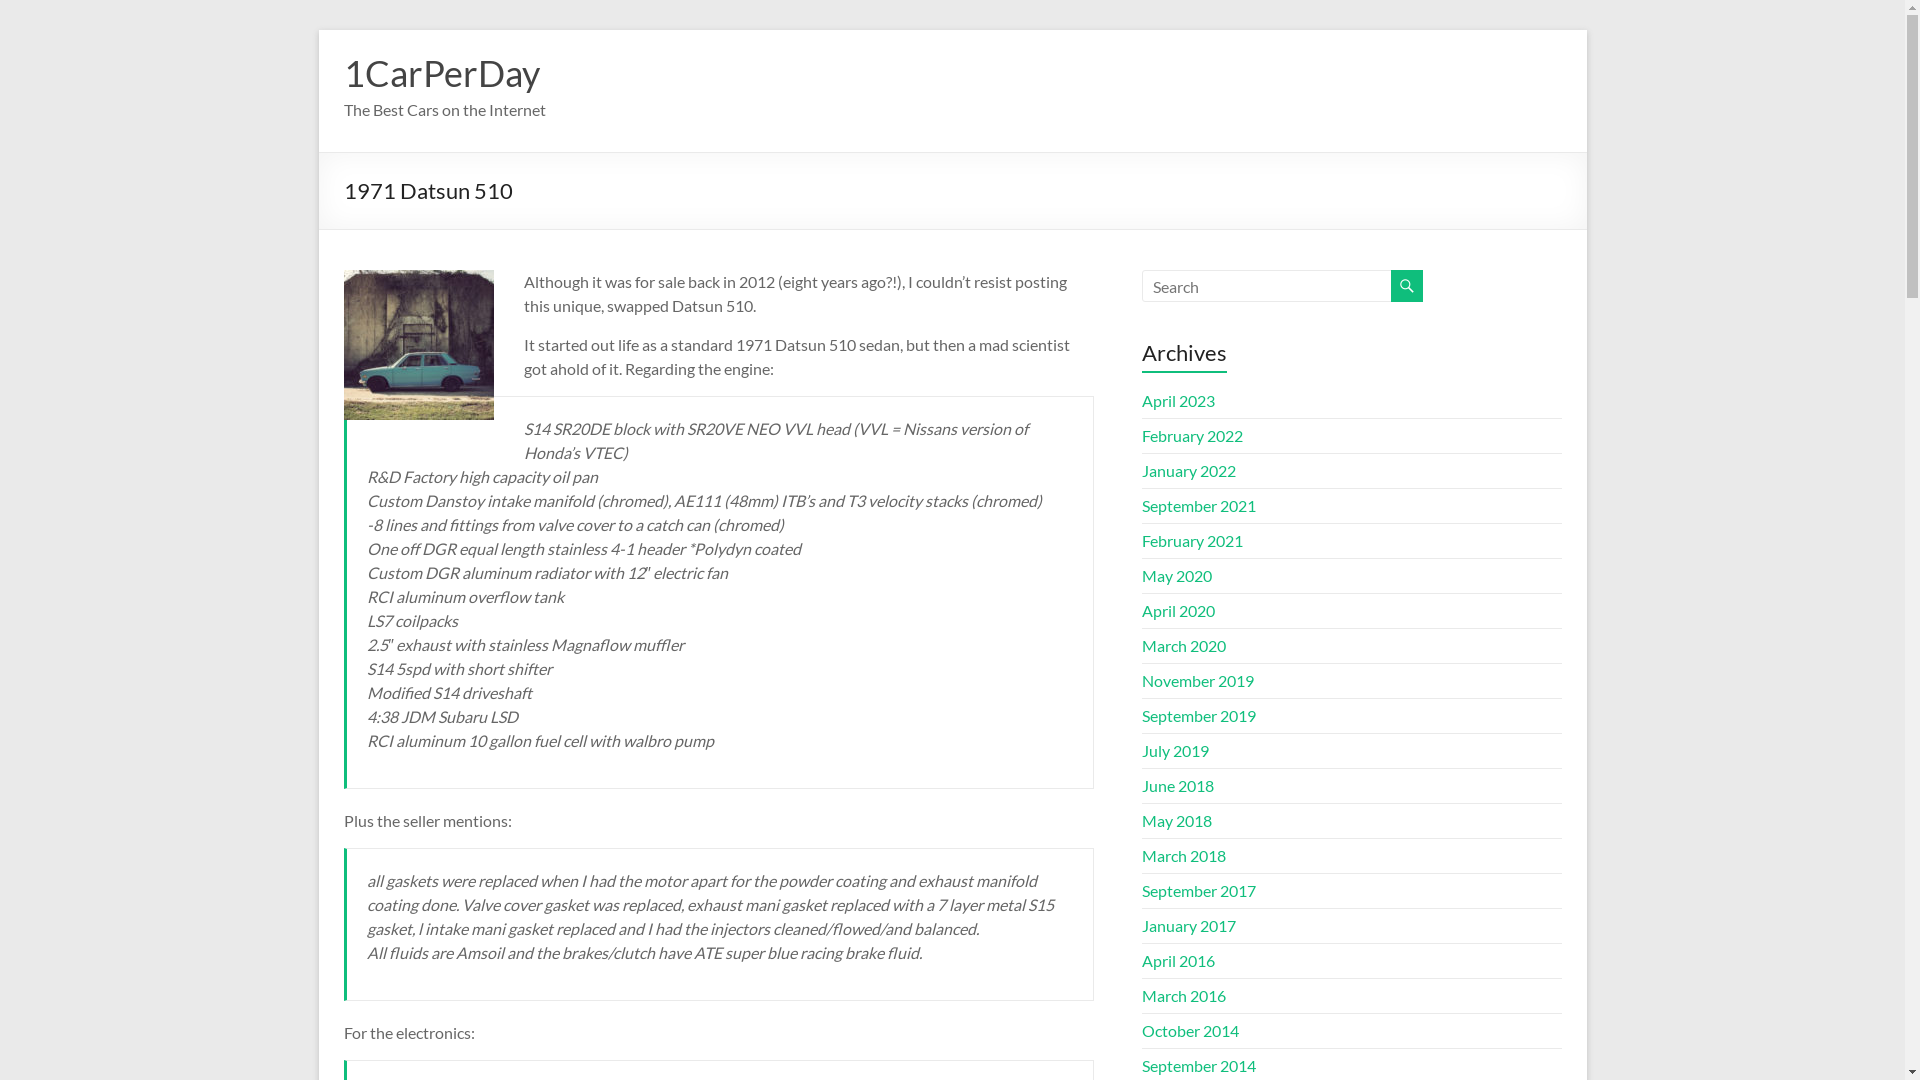  What do you see at coordinates (1184, 855) in the screenshot?
I see `'March 2018'` at bounding box center [1184, 855].